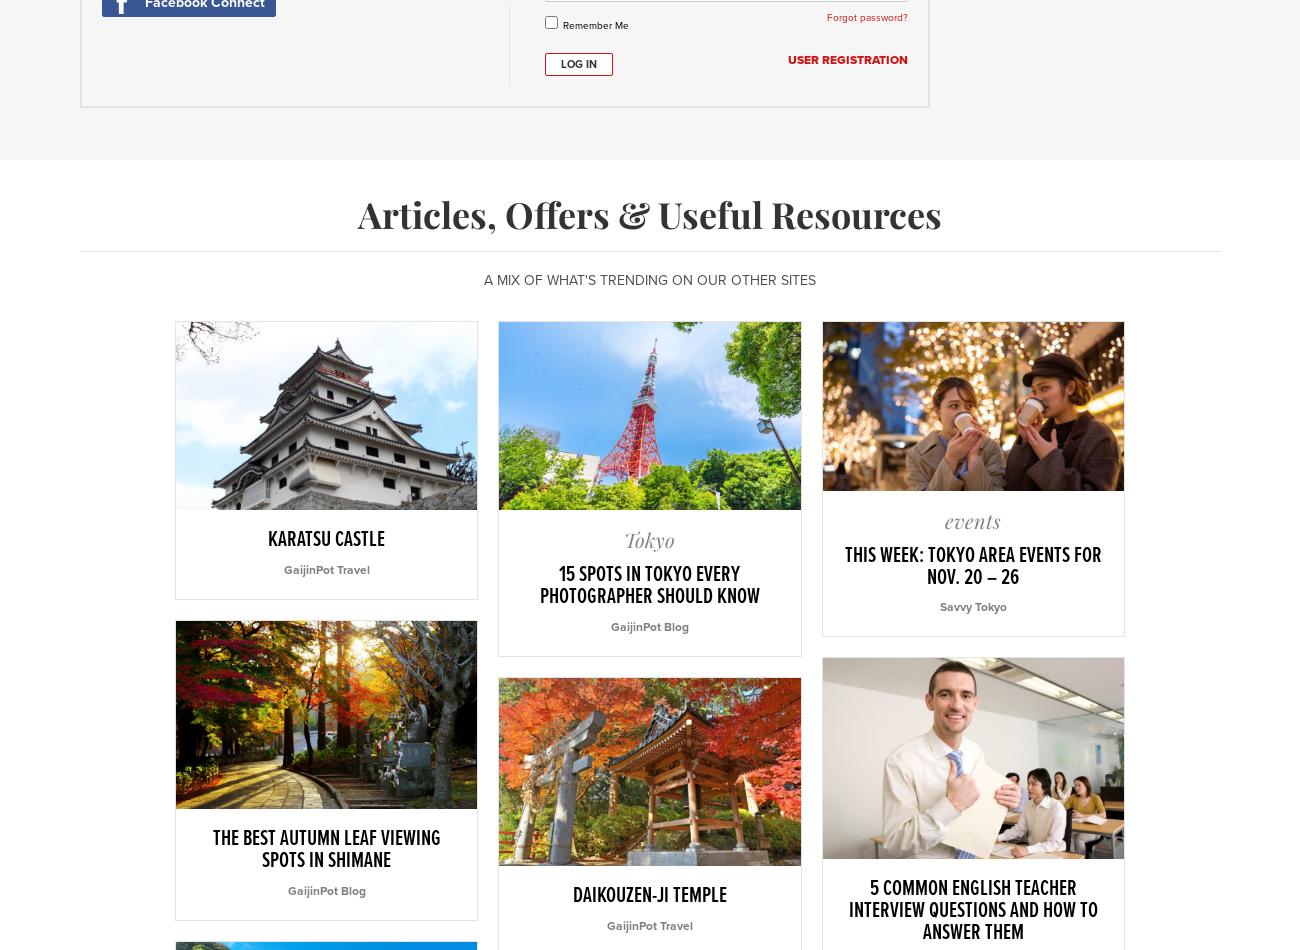 This screenshot has height=950, width=1300. What do you see at coordinates (649, 539) in the screenshot?
I see `'Tokyo'` at bounding box center [649, 539].